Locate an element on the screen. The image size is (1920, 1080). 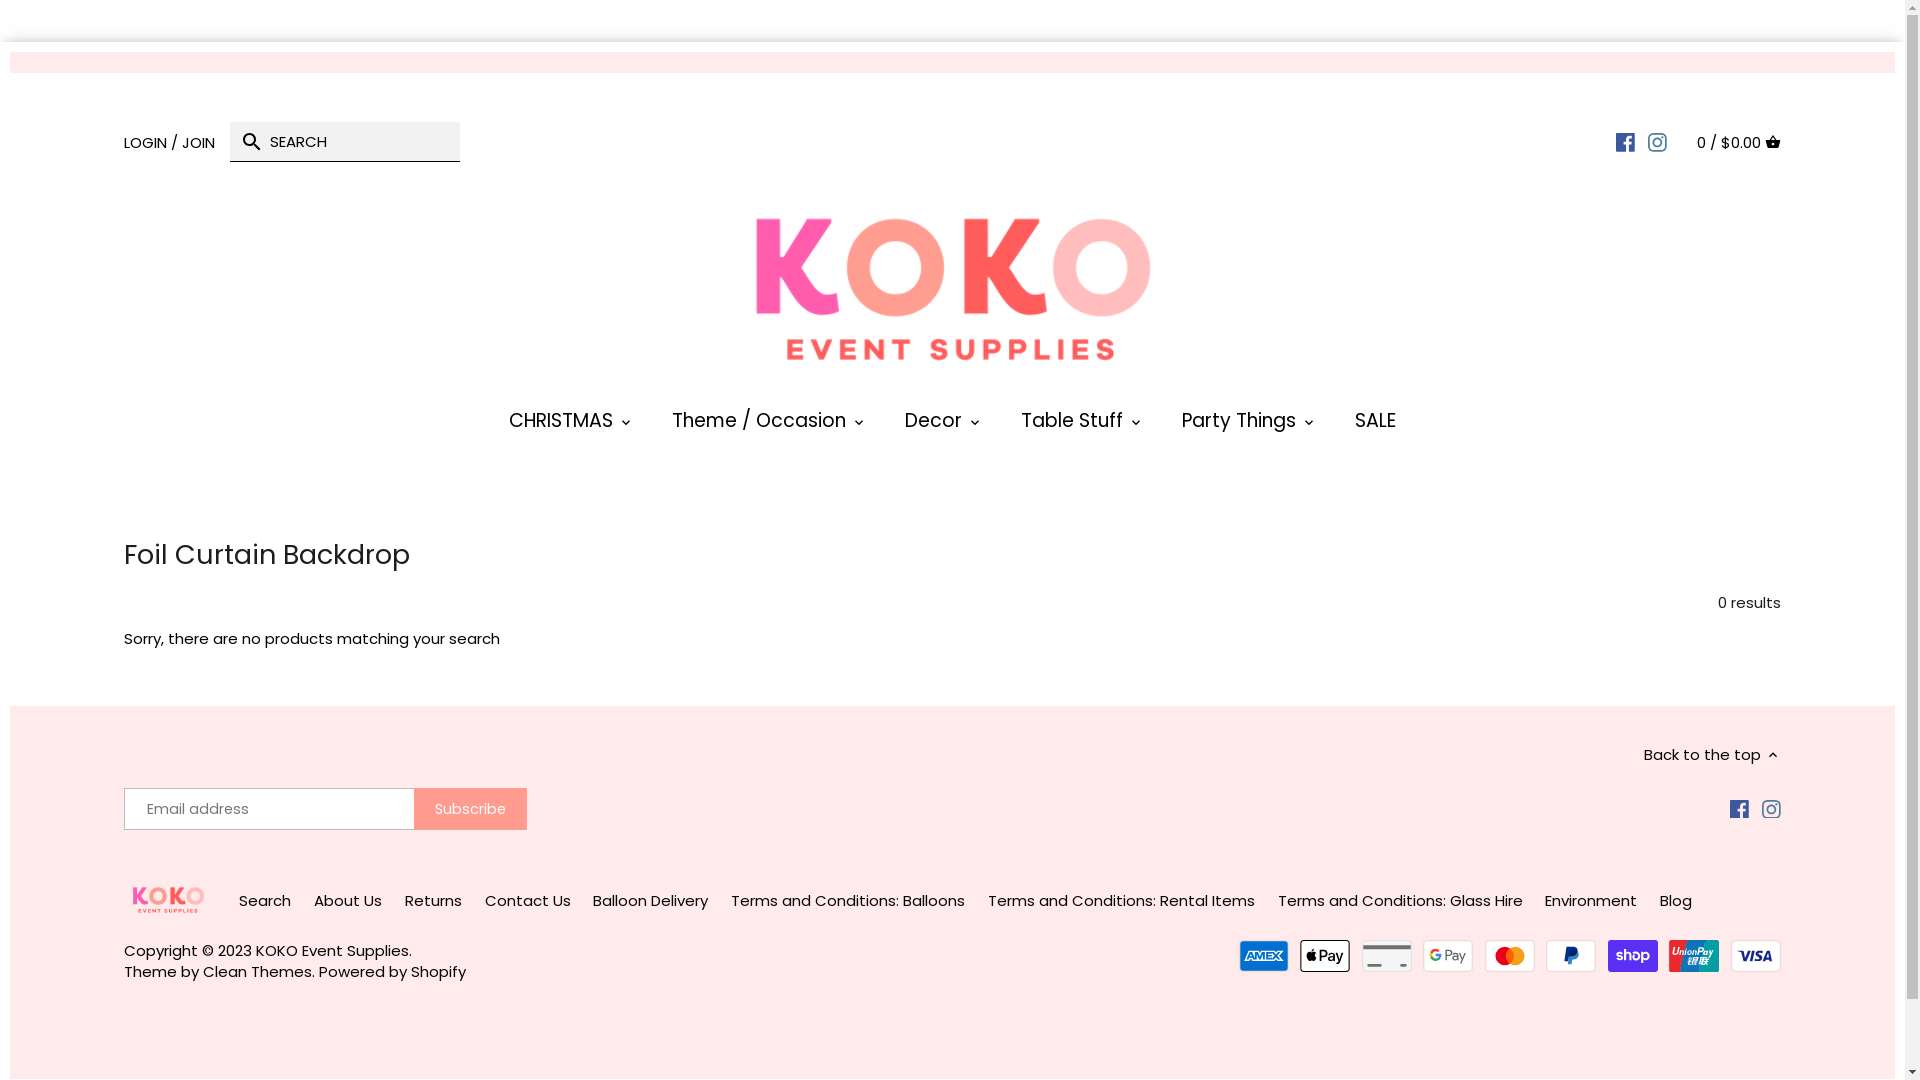
'Search' is located at coordinates (263, 900).